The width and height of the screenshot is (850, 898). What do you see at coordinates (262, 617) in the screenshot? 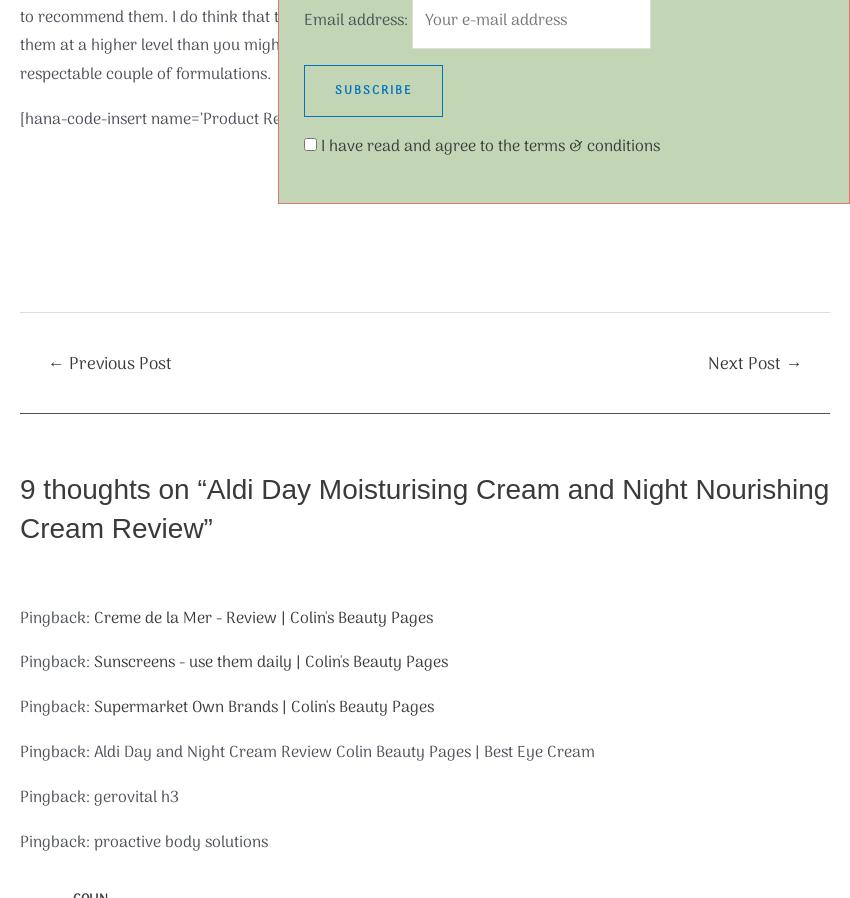
I see `'Creme de la Mer - Review | Colin's Beauty Pages'` at bounding box center [262, 617].